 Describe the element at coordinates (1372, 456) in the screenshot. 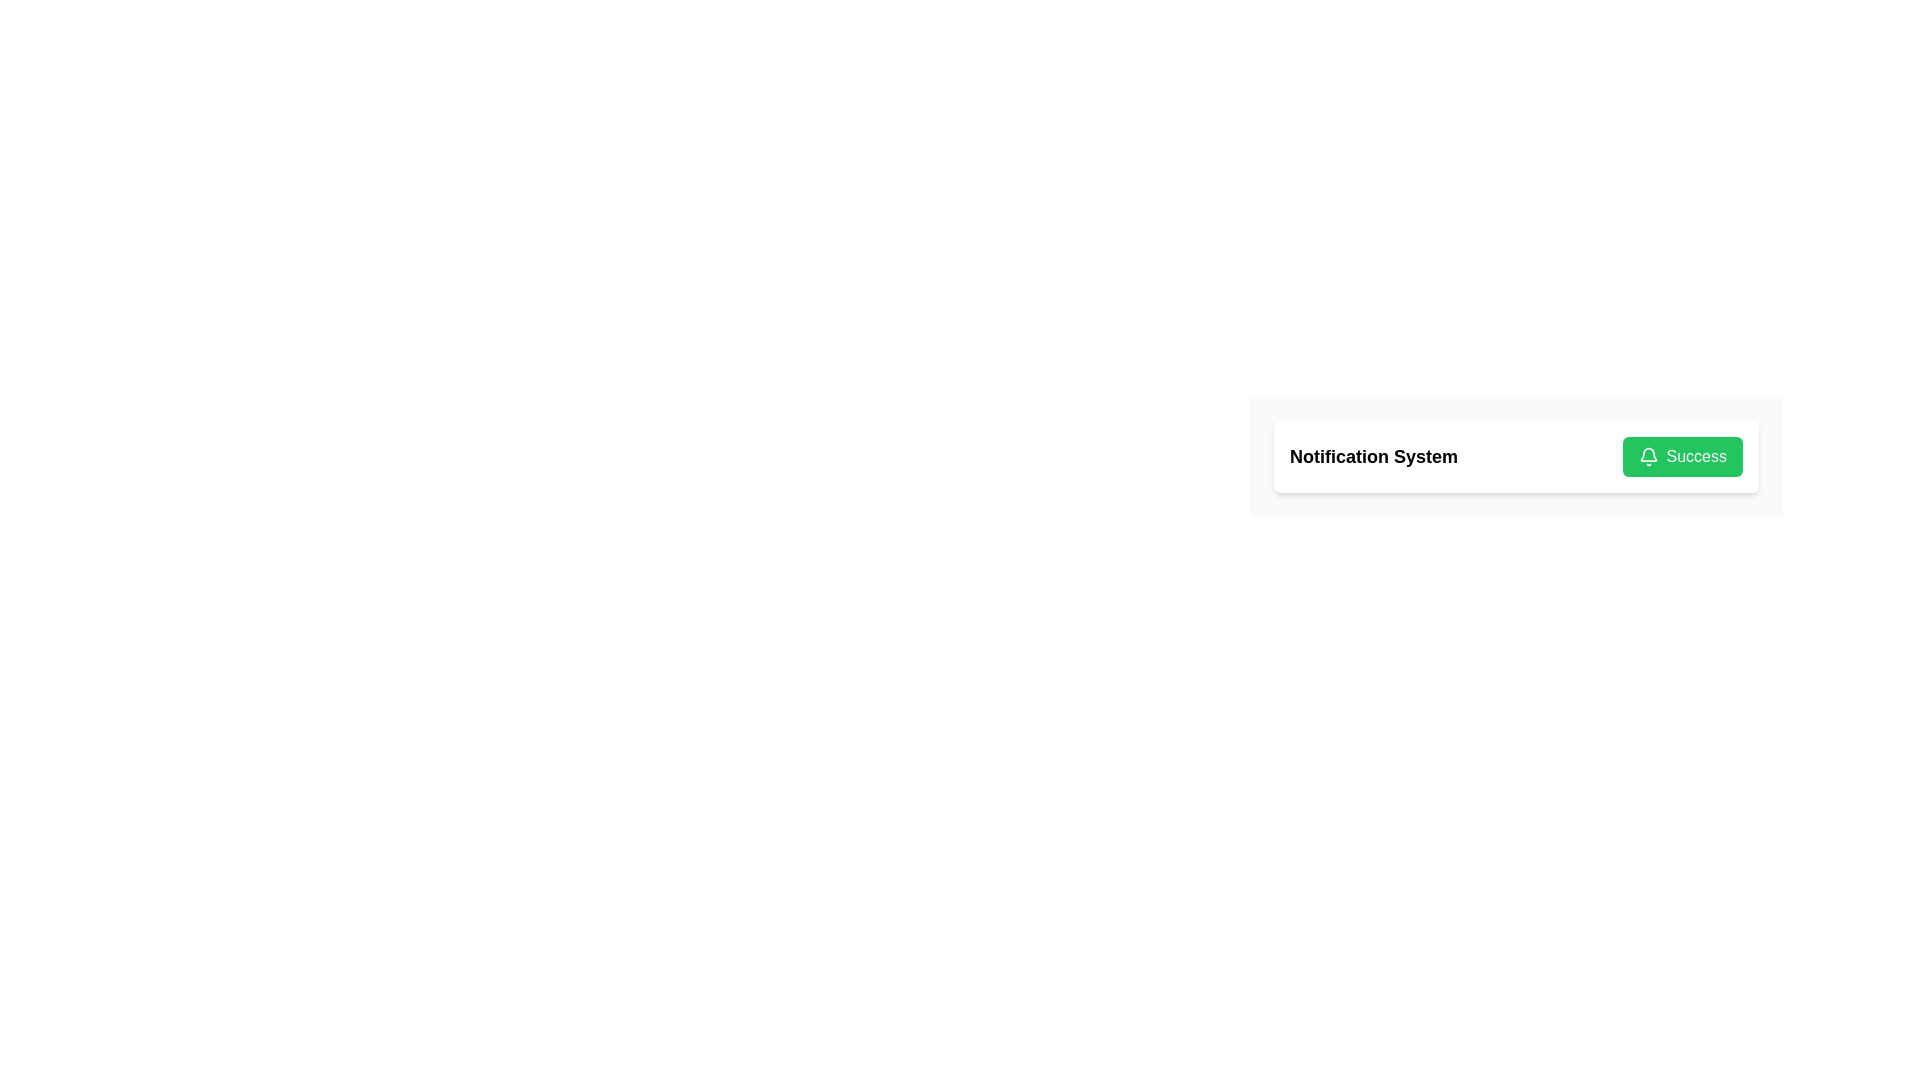

I see `the static text element that reads 'Notification System', which is displayed in a bold and large black font on a white background` at that location.